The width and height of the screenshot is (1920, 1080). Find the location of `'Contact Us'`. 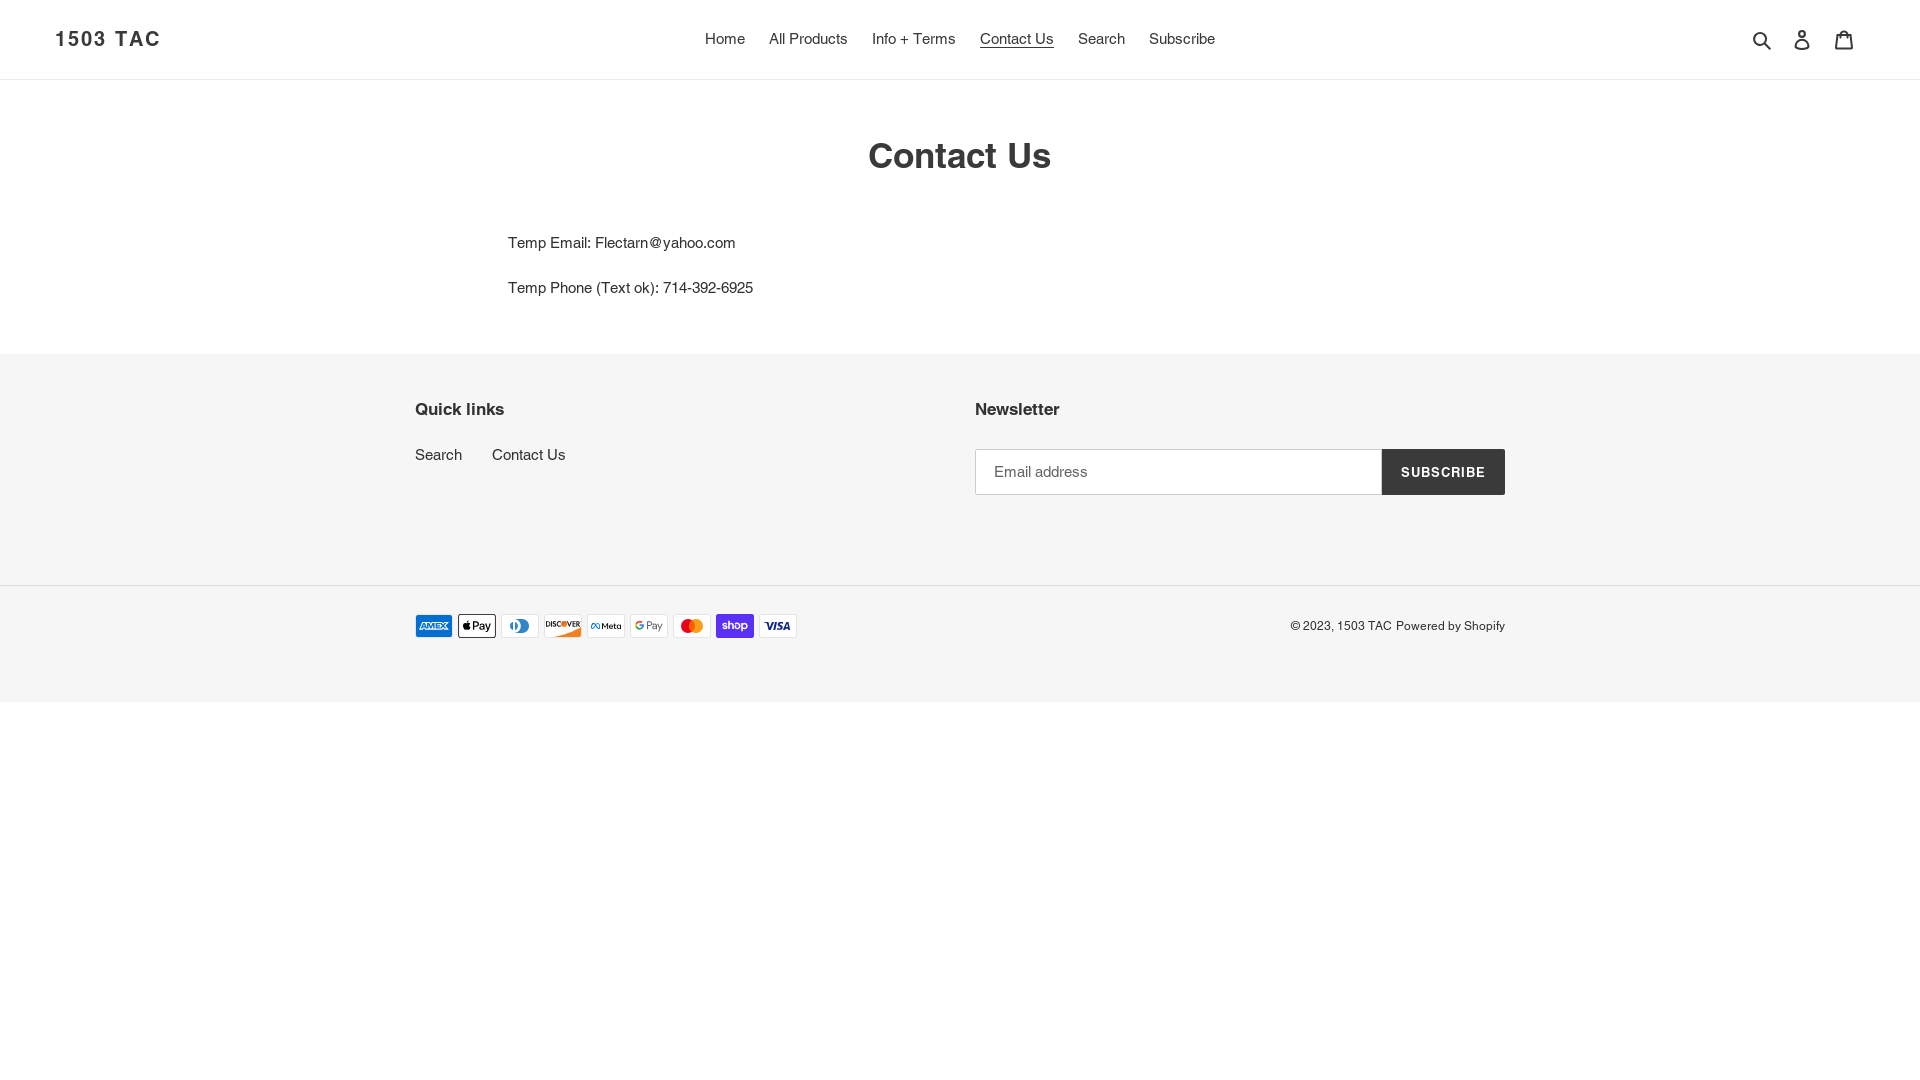

'Contact Us' is located at coordinates (528, 454).